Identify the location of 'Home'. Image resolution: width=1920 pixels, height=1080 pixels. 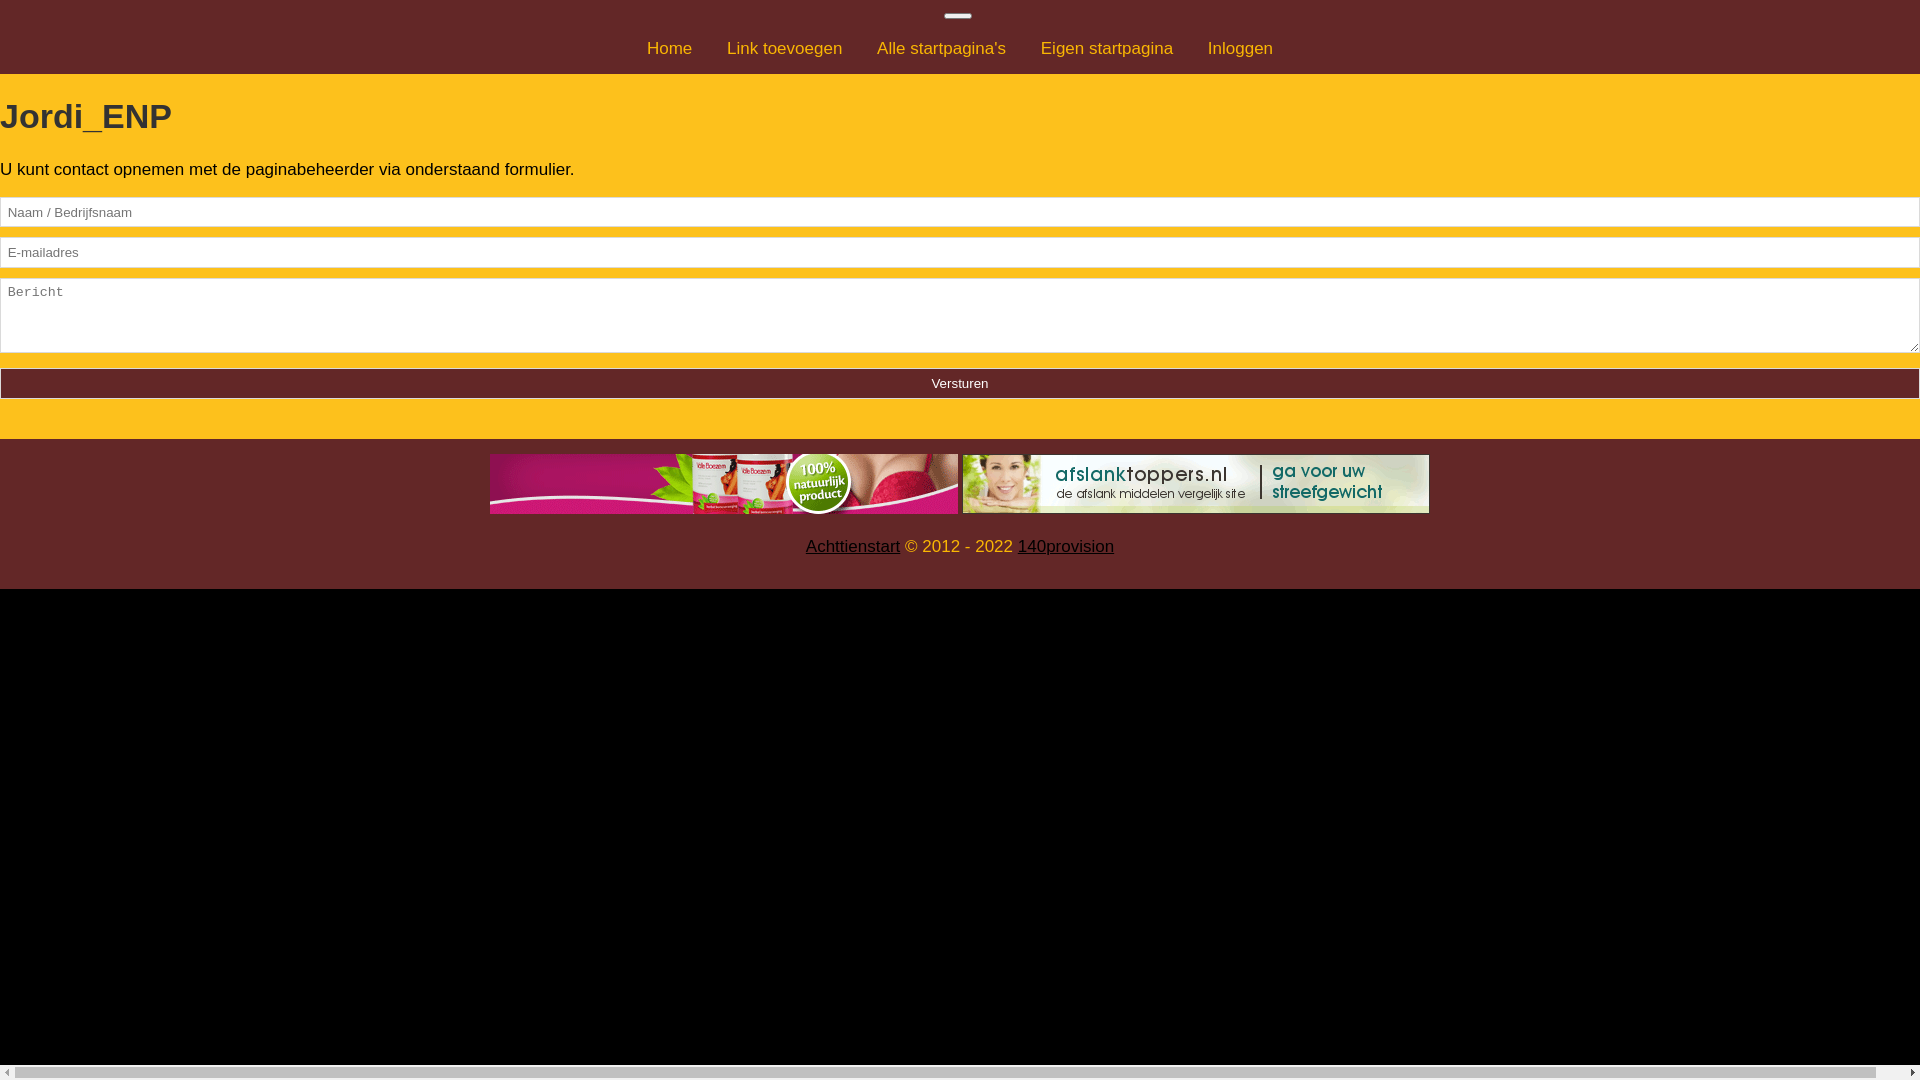
(669, 47).